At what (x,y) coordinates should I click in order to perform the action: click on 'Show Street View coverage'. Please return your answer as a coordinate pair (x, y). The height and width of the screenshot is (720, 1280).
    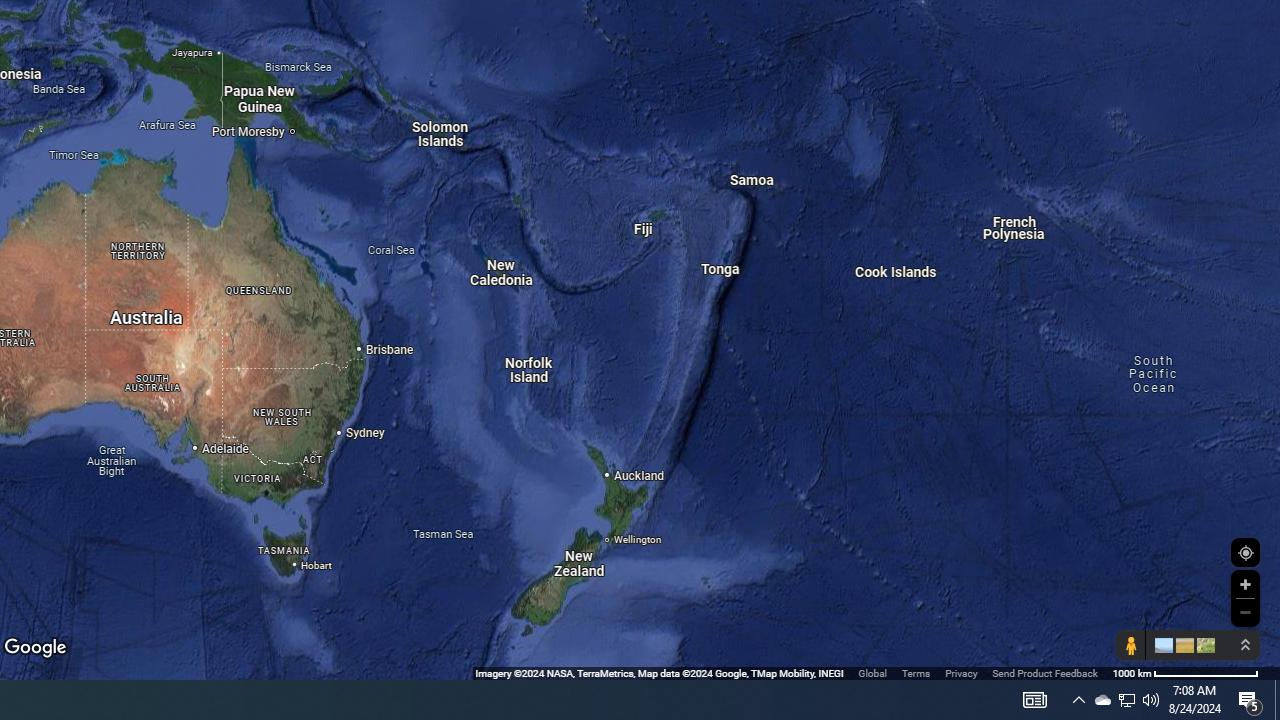
    Looking at the image, I should click on (1130, 645).